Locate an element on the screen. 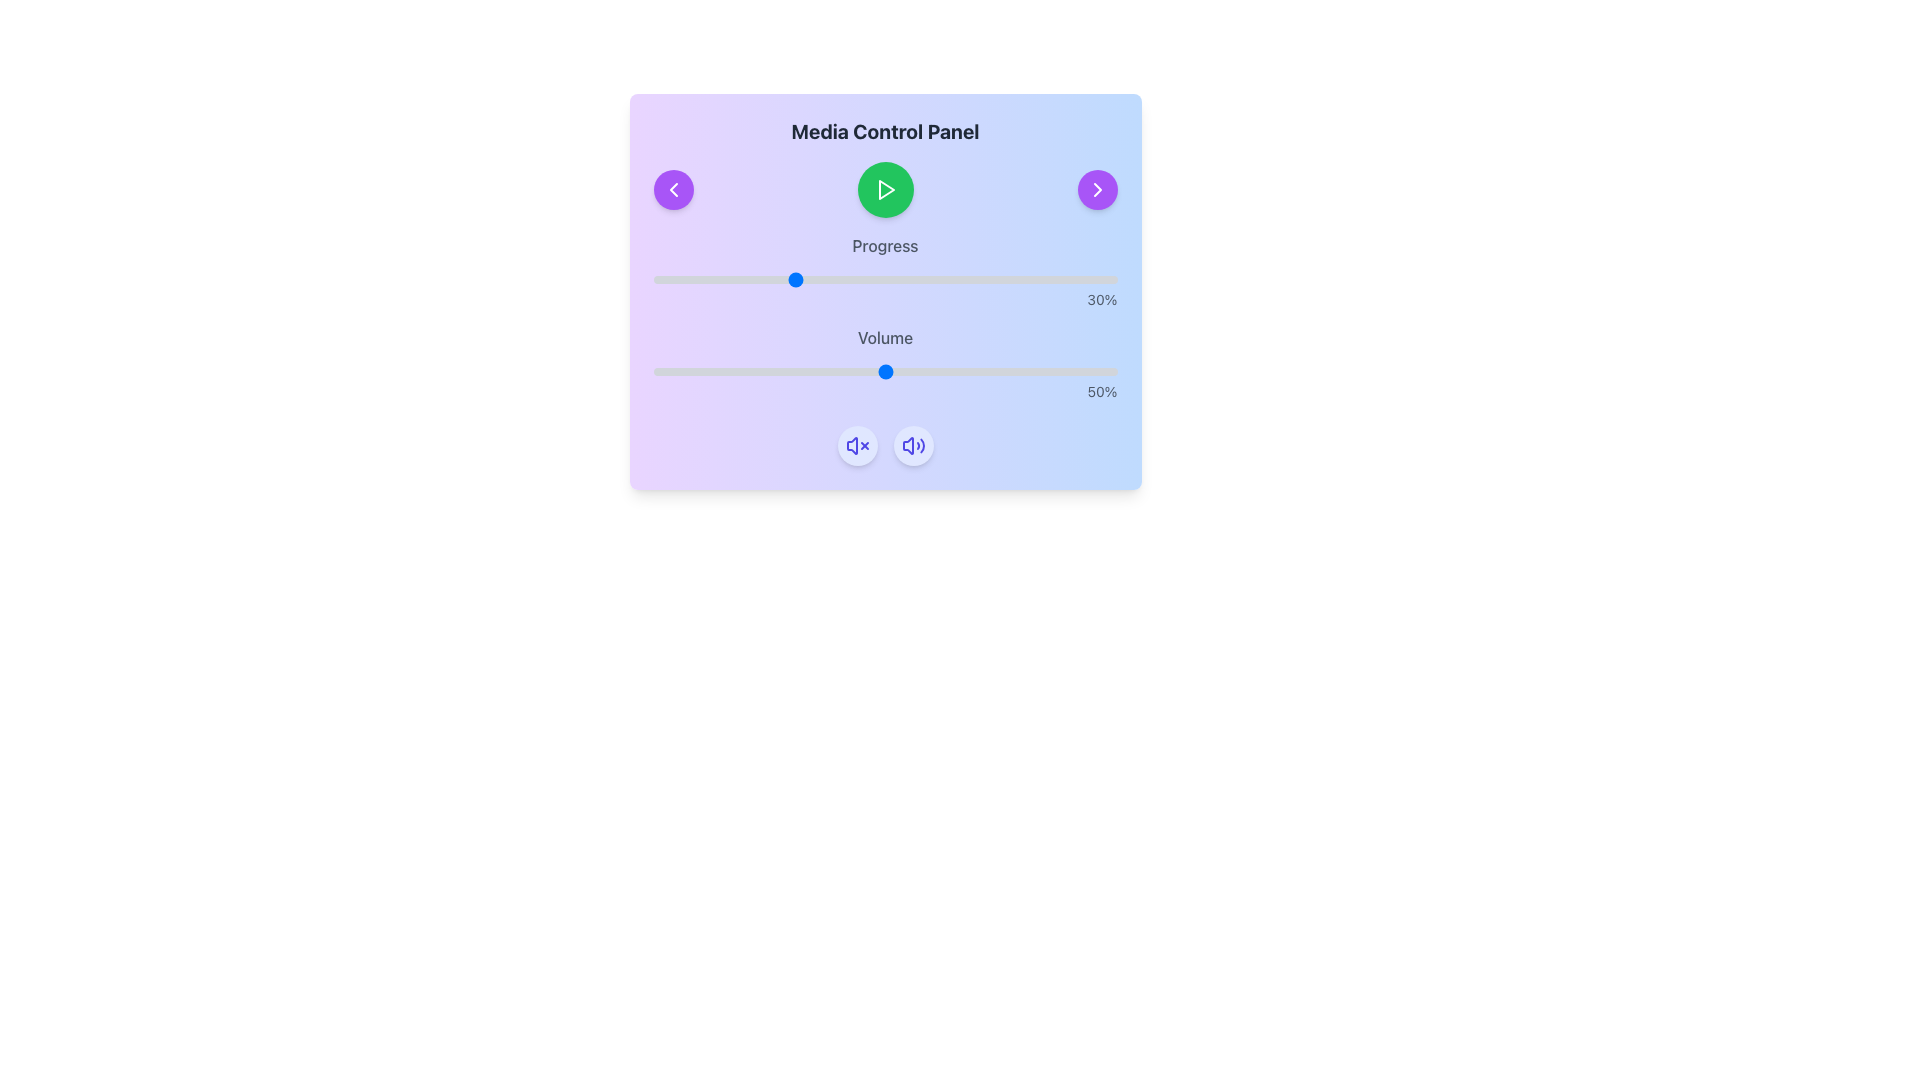 Image resolution: width=1920 pixels, height=1080 pixels. progress is located at coordinates (969, 280).